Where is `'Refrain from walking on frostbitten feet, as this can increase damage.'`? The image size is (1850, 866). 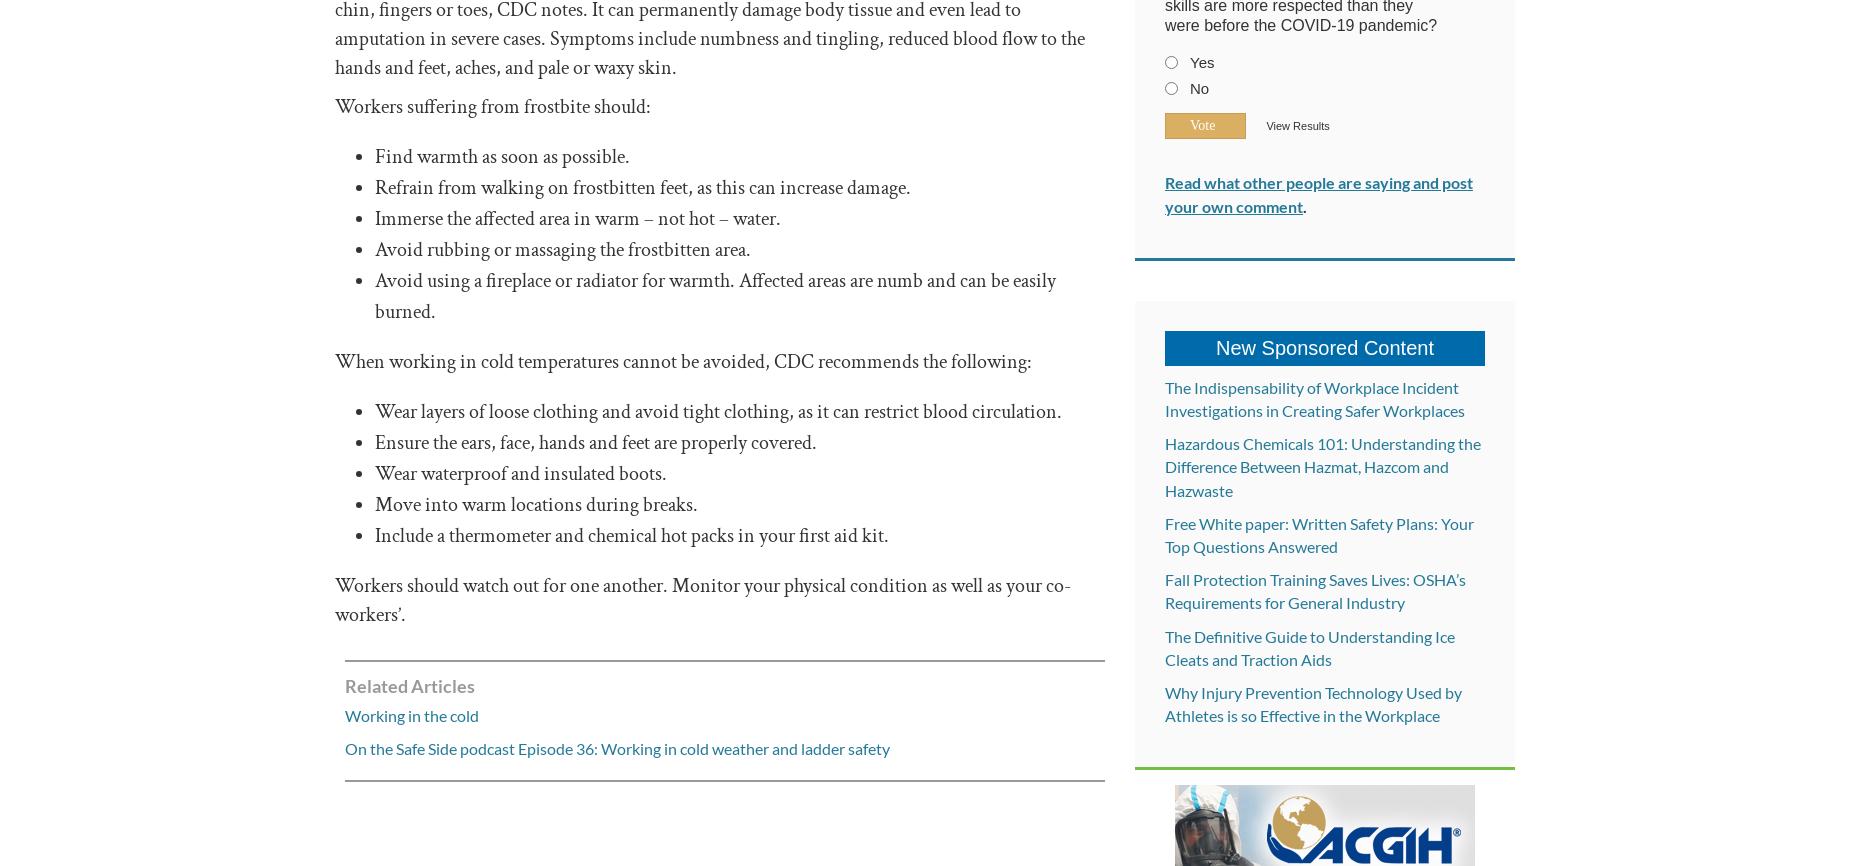 'Refrain from walking on frostbitten feet, as this can increase damage.' is located at coordinates (643, 188).